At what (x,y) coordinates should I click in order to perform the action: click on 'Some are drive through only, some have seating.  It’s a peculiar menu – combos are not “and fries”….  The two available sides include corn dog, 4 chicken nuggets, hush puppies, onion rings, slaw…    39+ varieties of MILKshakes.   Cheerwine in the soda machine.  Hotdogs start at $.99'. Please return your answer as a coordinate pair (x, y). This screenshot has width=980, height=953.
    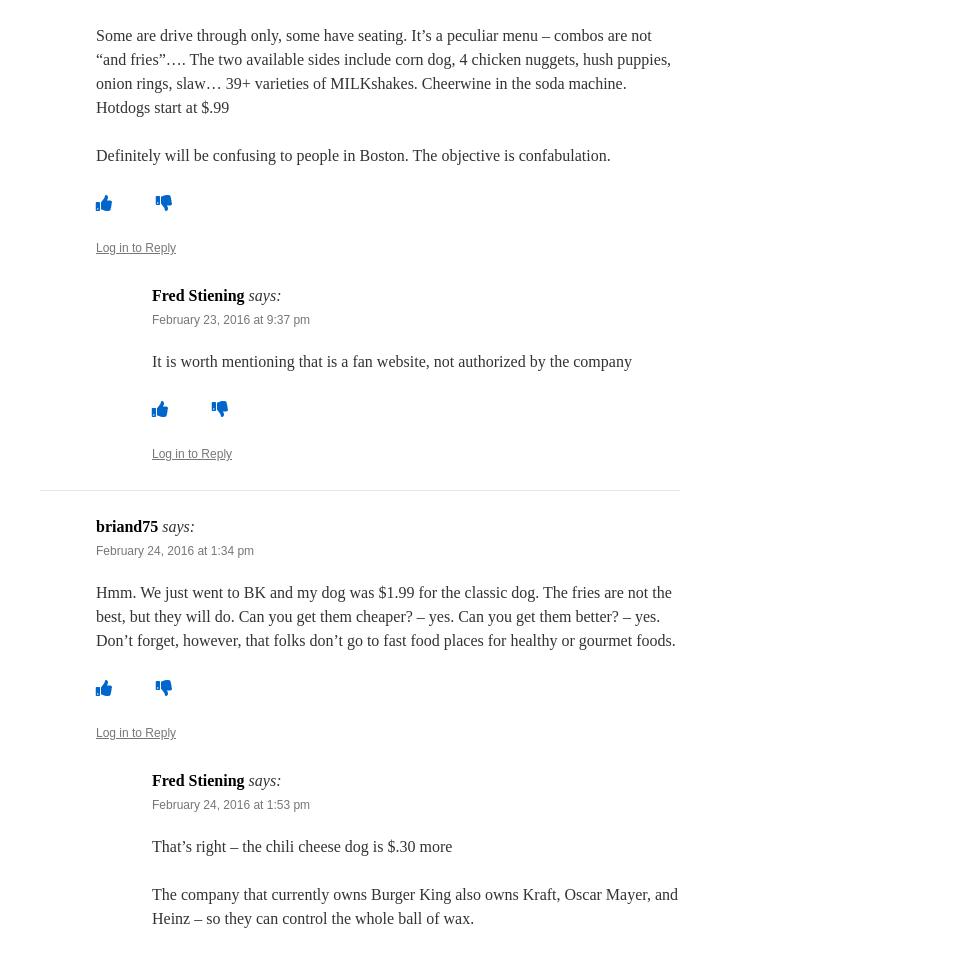
    Looking at the image, I should click on (383, 70).